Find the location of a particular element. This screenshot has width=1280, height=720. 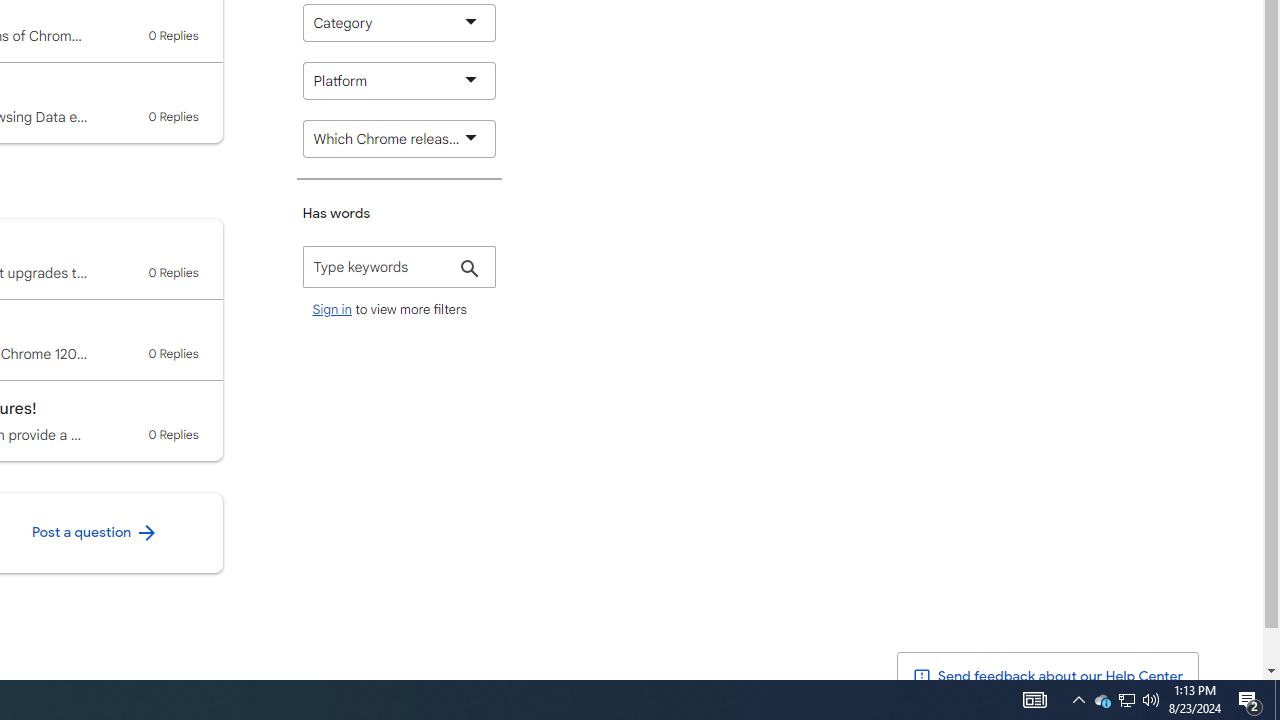

' Apply filter ' is located at coordinates (468, 270).